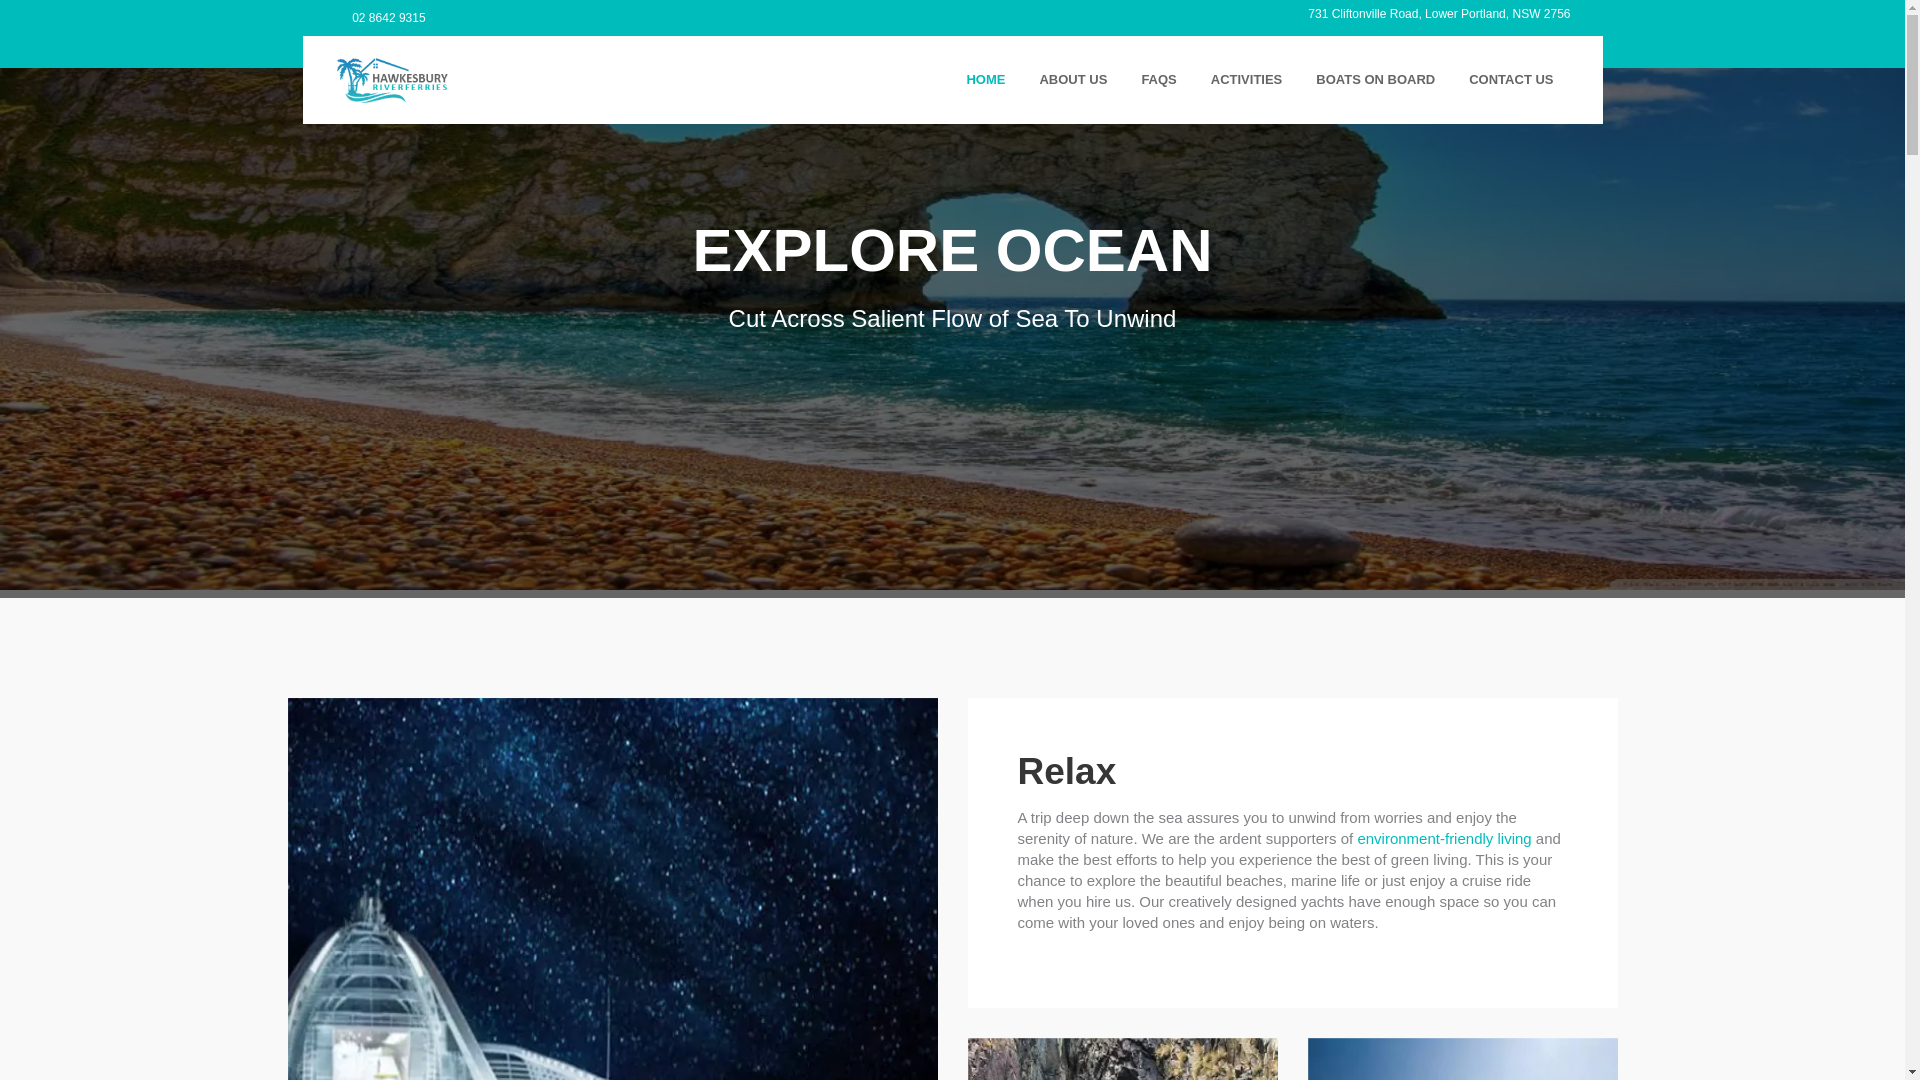 This screenshot has height=1080, width=1920. What do you see at coordinates (1451, 79) in the screenshot?
I see `'CONTACT US'` at bounding box center [1451, 79].